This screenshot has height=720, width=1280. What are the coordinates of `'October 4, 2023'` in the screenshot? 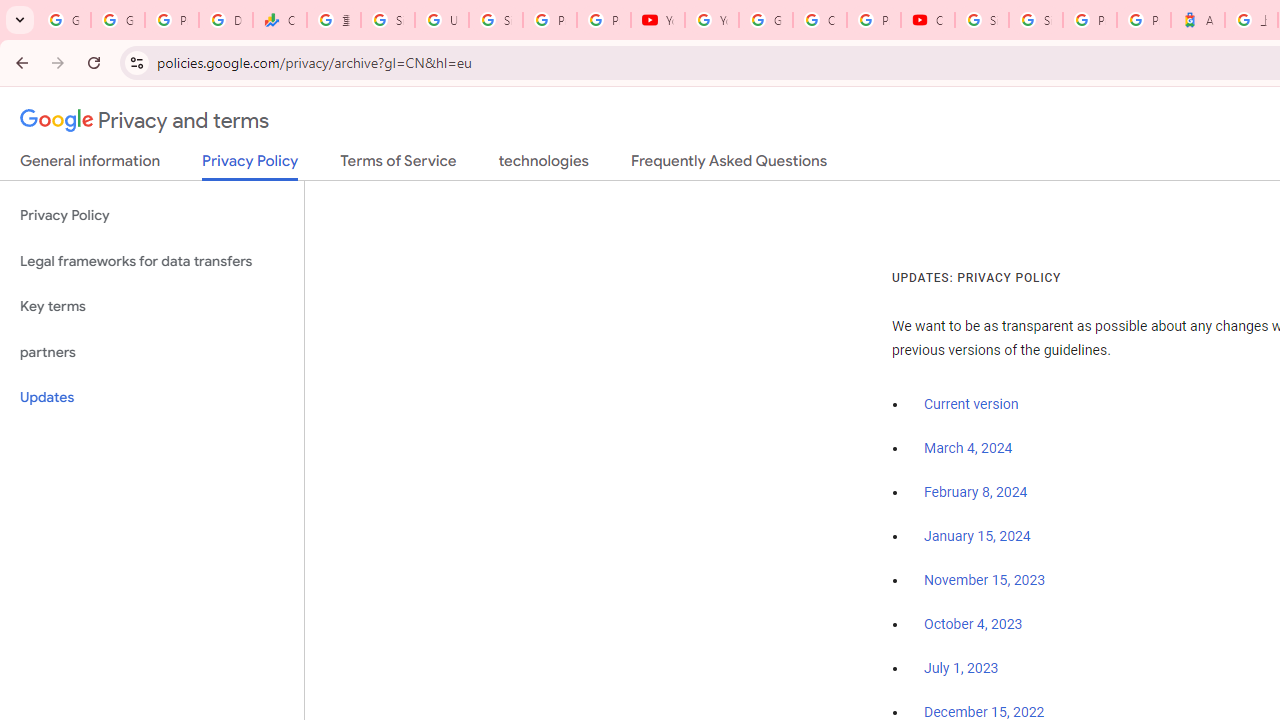 It's located at (973, 624).